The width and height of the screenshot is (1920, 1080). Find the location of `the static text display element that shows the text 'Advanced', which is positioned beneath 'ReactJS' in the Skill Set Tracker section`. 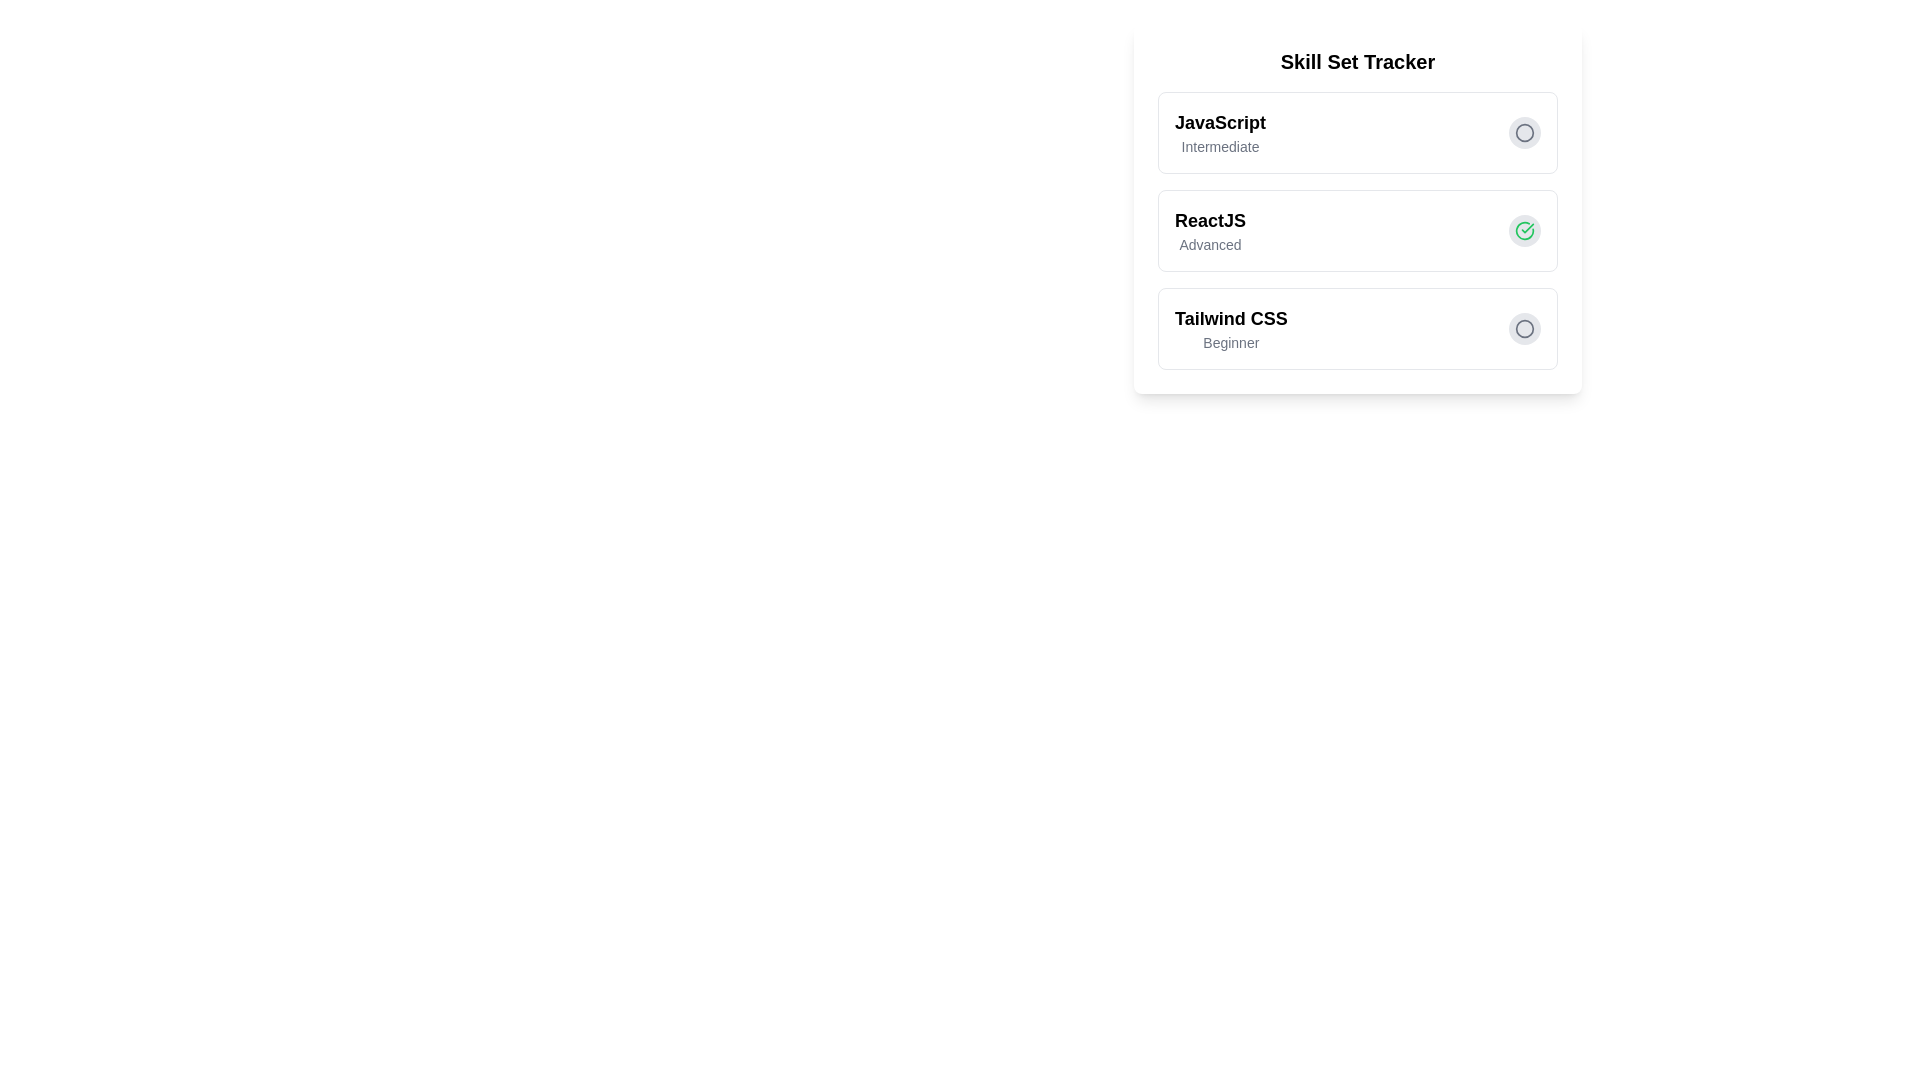

the static text display element that shows the text 'Advanced', which is positioned beneath 'ReactJS' in the Skill Set Tracker section is located at coordinates (1209, 244).